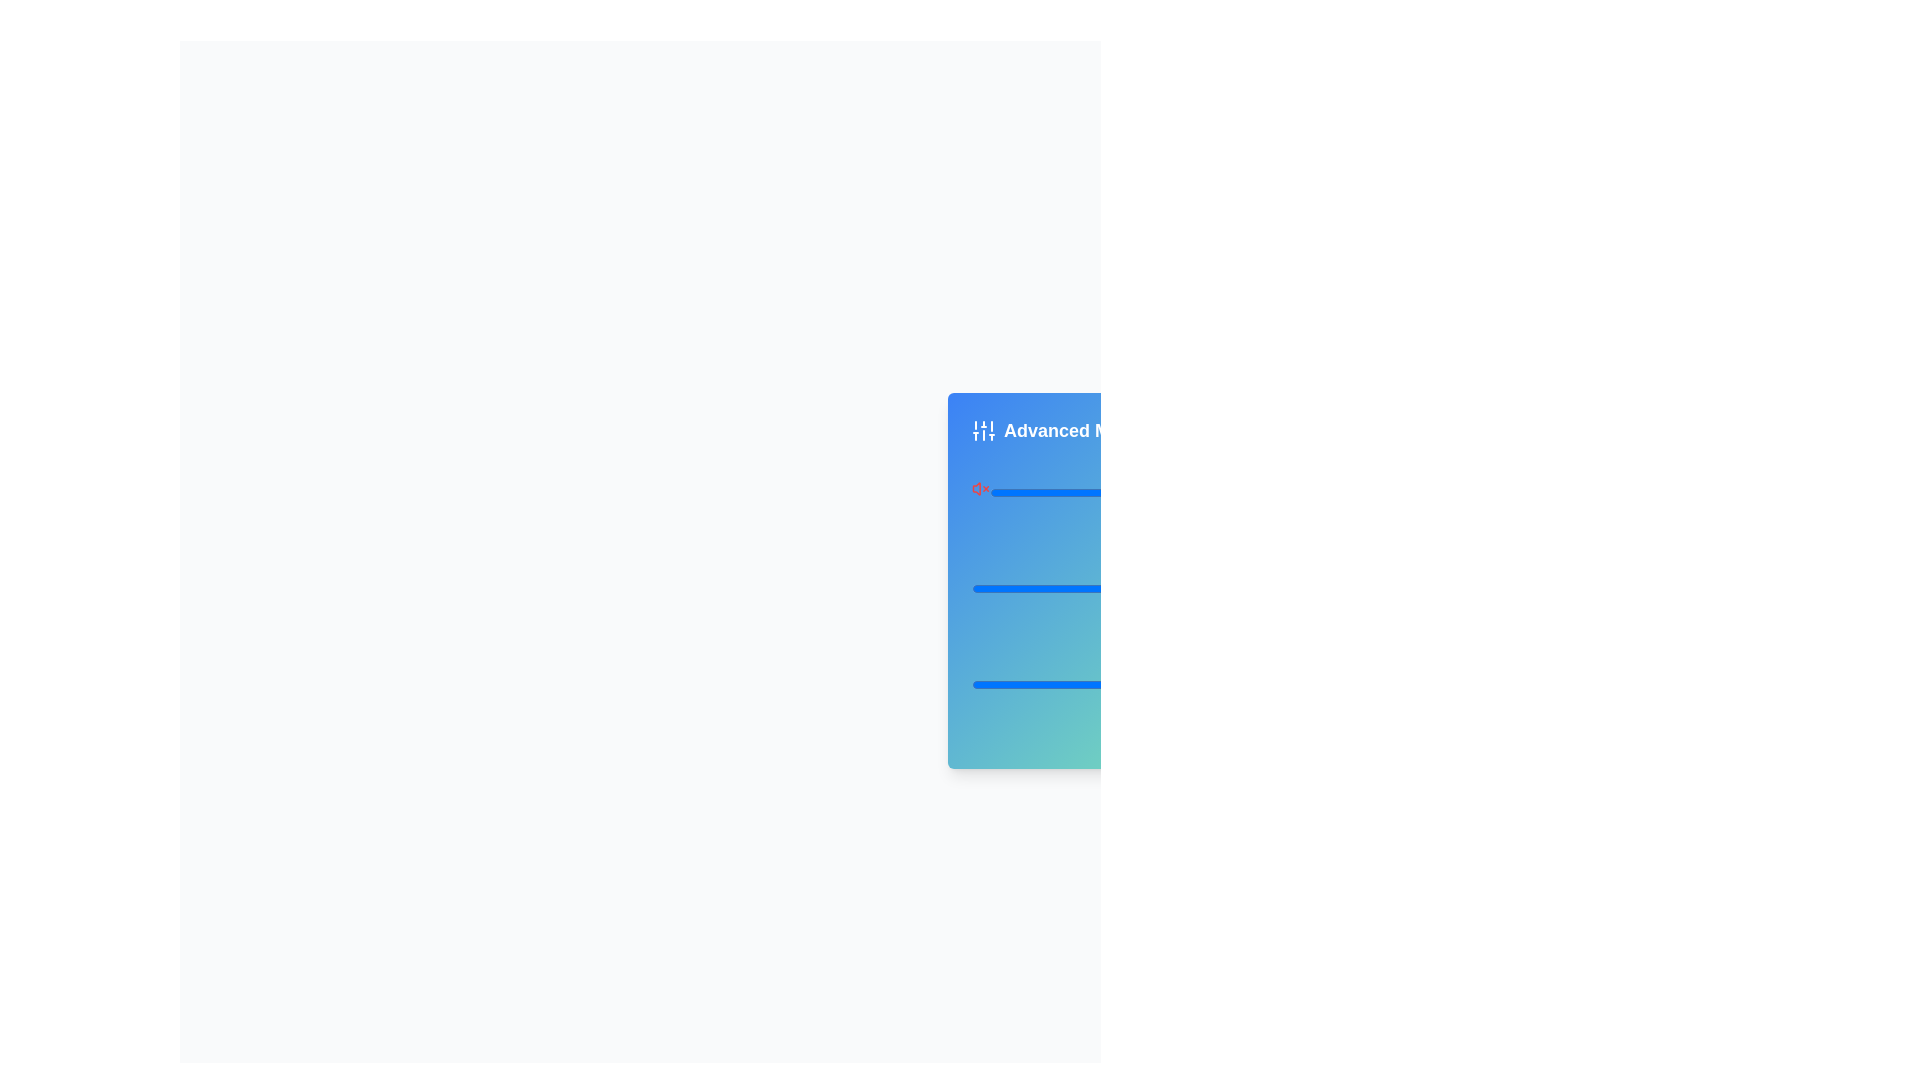  Describe the element at coordinates (1247, 493) in the screenshot. I see `the slider` at that location.